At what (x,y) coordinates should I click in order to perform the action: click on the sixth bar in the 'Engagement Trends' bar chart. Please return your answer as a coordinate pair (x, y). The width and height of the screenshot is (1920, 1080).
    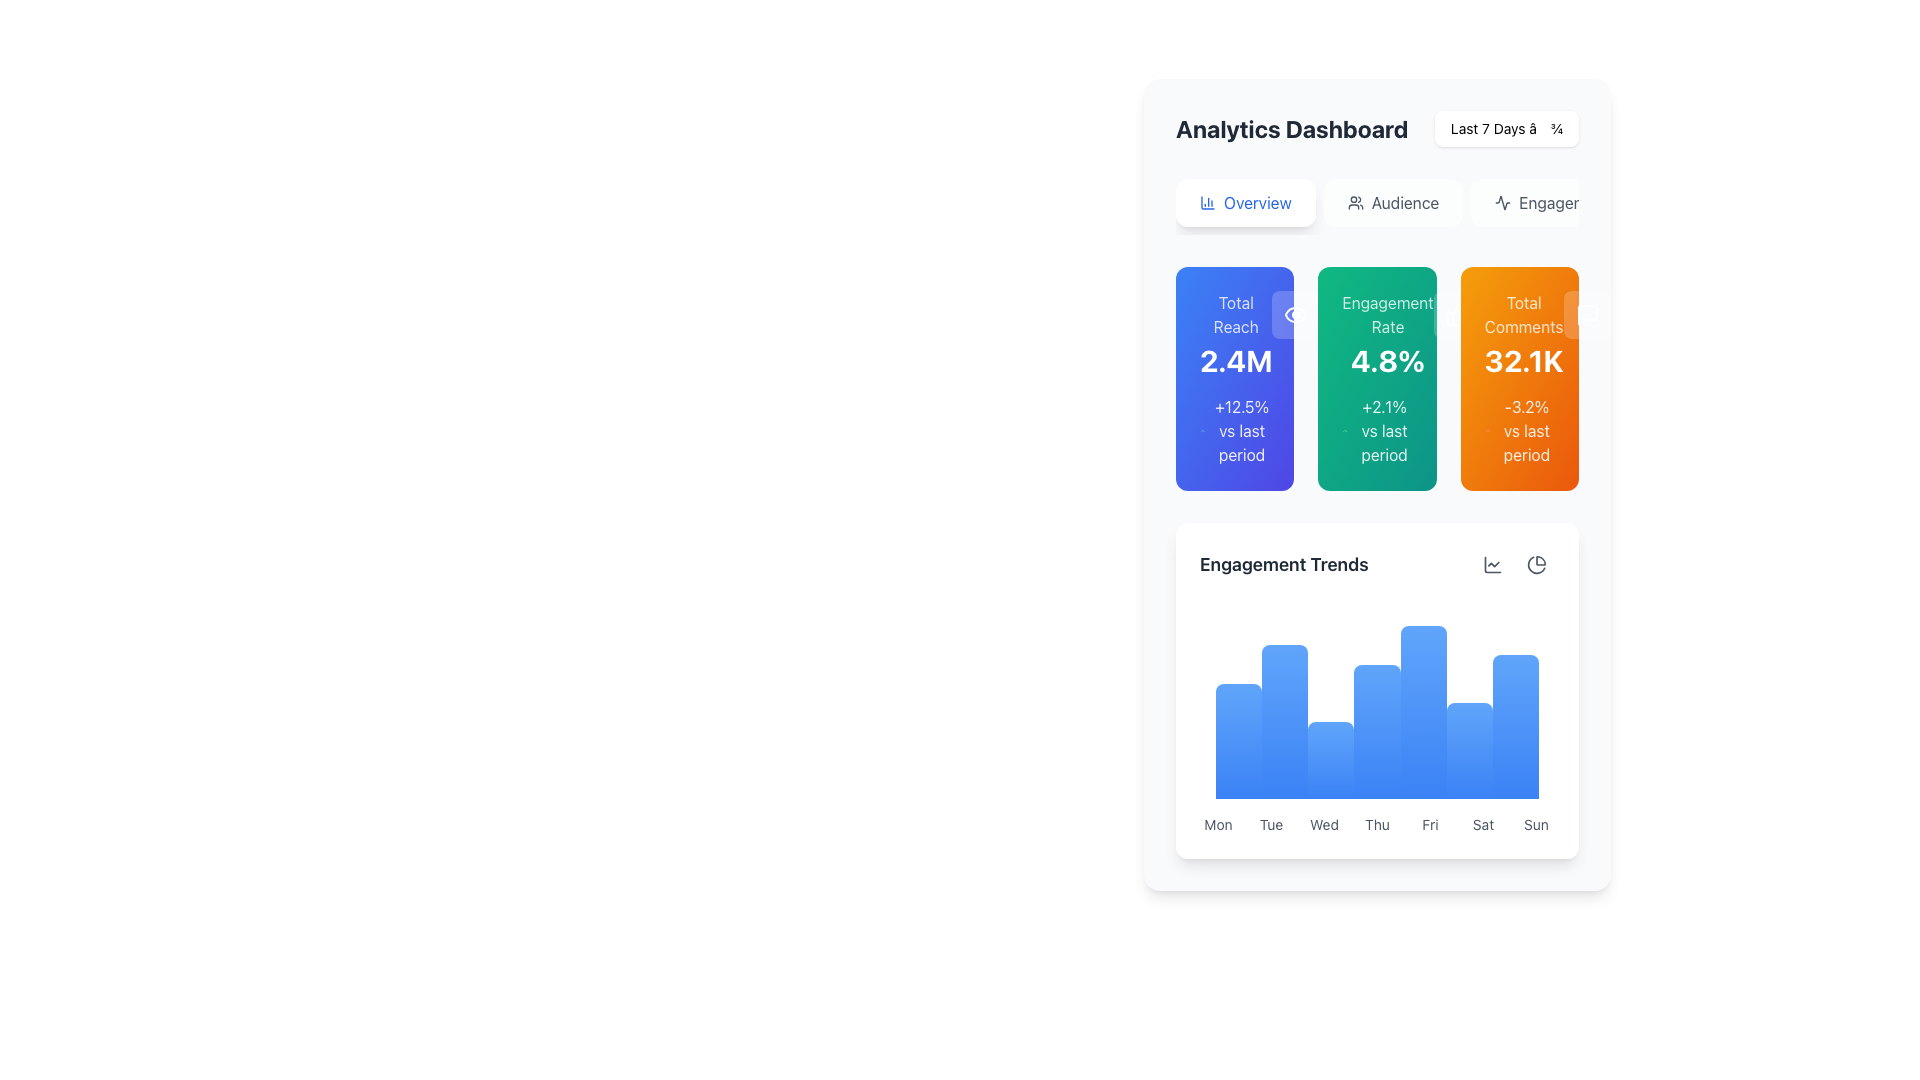
    Looking at the image, I should click on (1469, 751).